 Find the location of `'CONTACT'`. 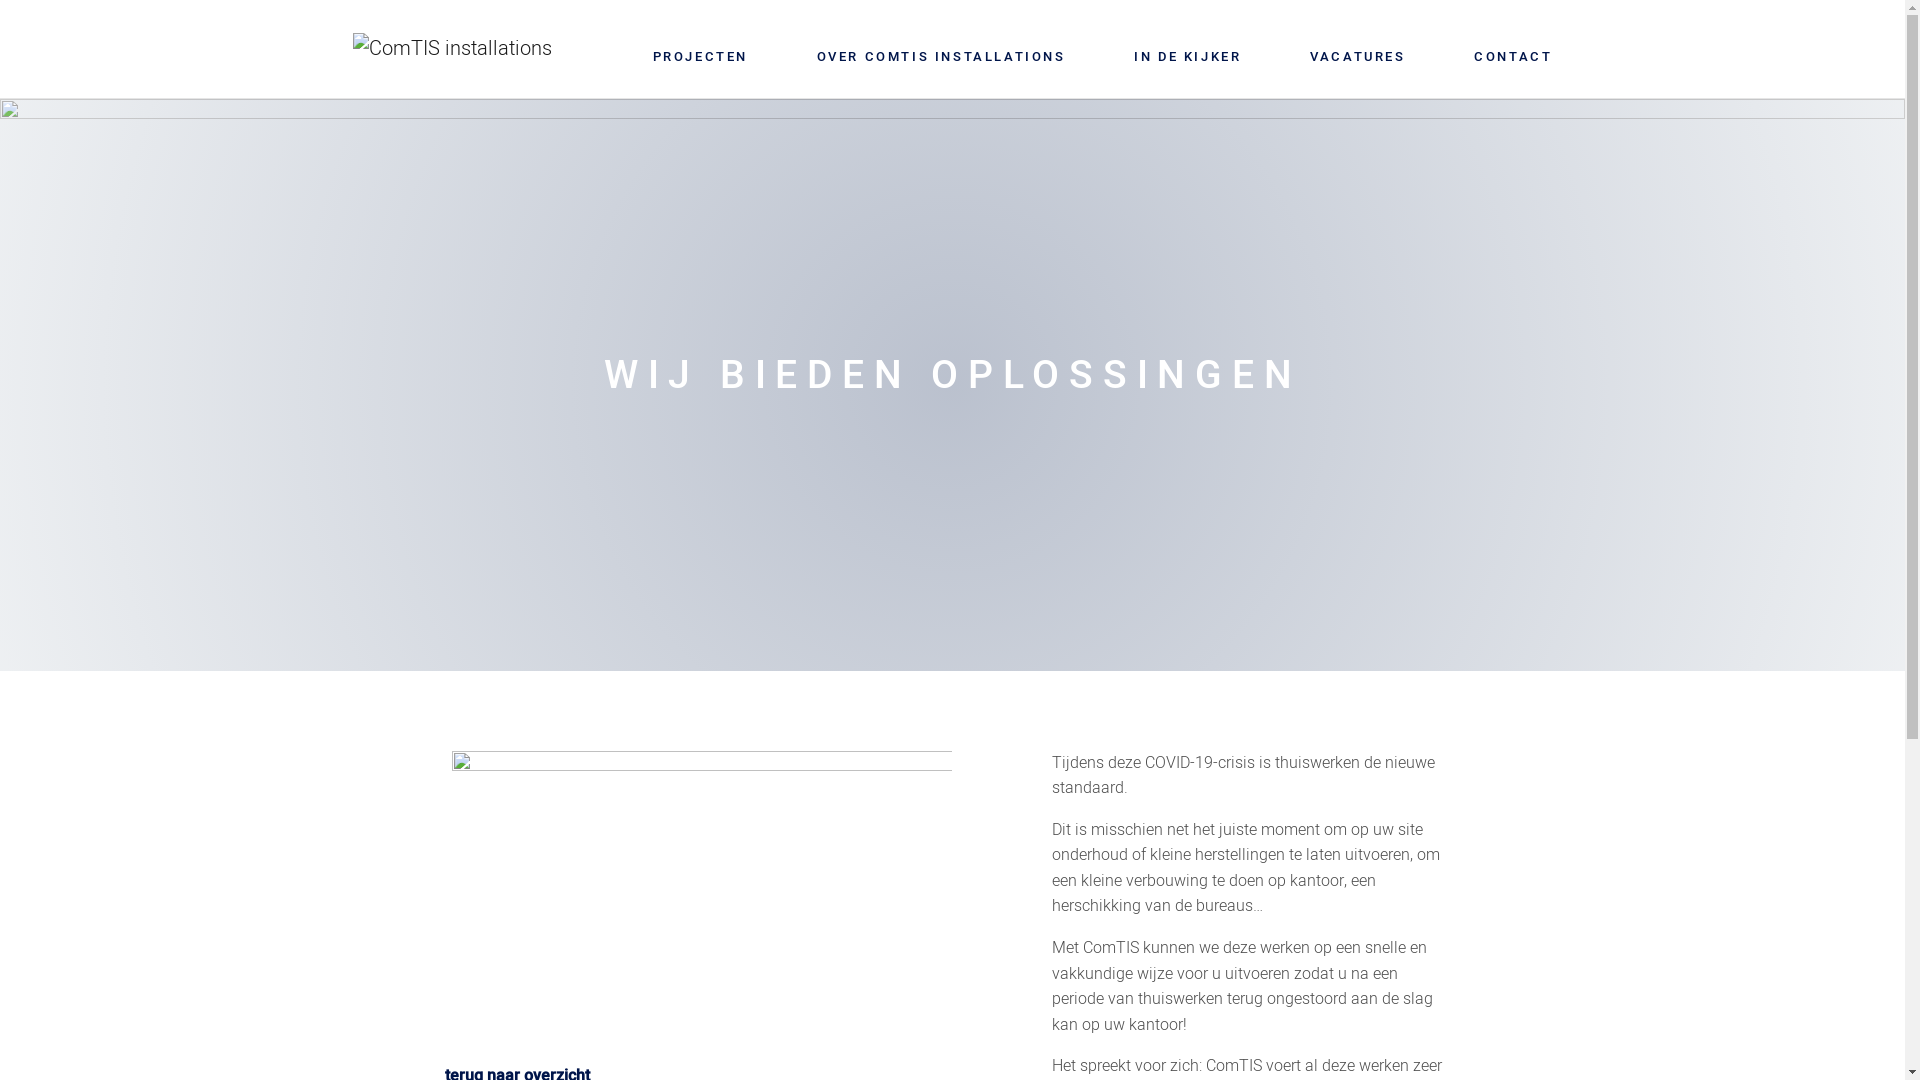

'CONTACT' is located at coordinates (1512, 55).